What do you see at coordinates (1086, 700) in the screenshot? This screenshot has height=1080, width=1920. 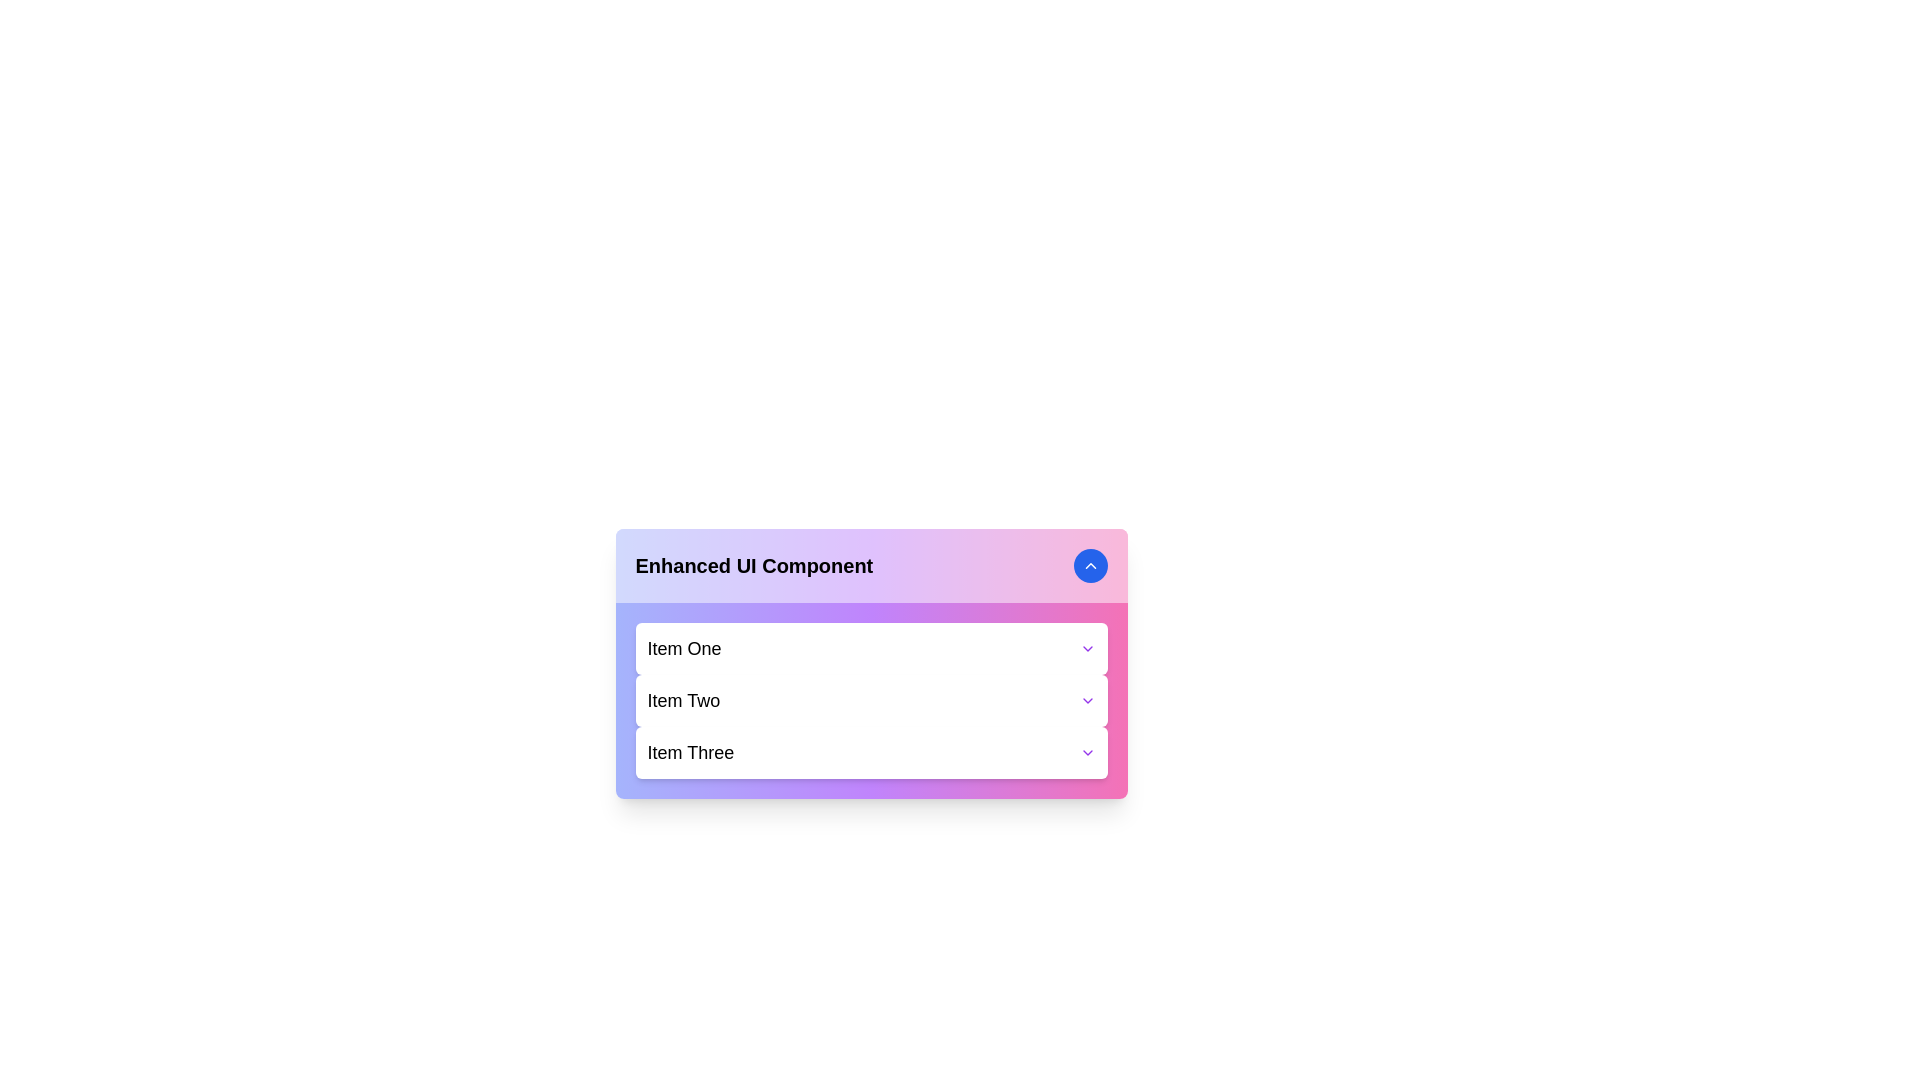 I see `the interactive purple chevron-down icon located at the rightmost part of the 'Item Two' row, which indicates a dropdown for further options` at bounding box center [1086, 700].